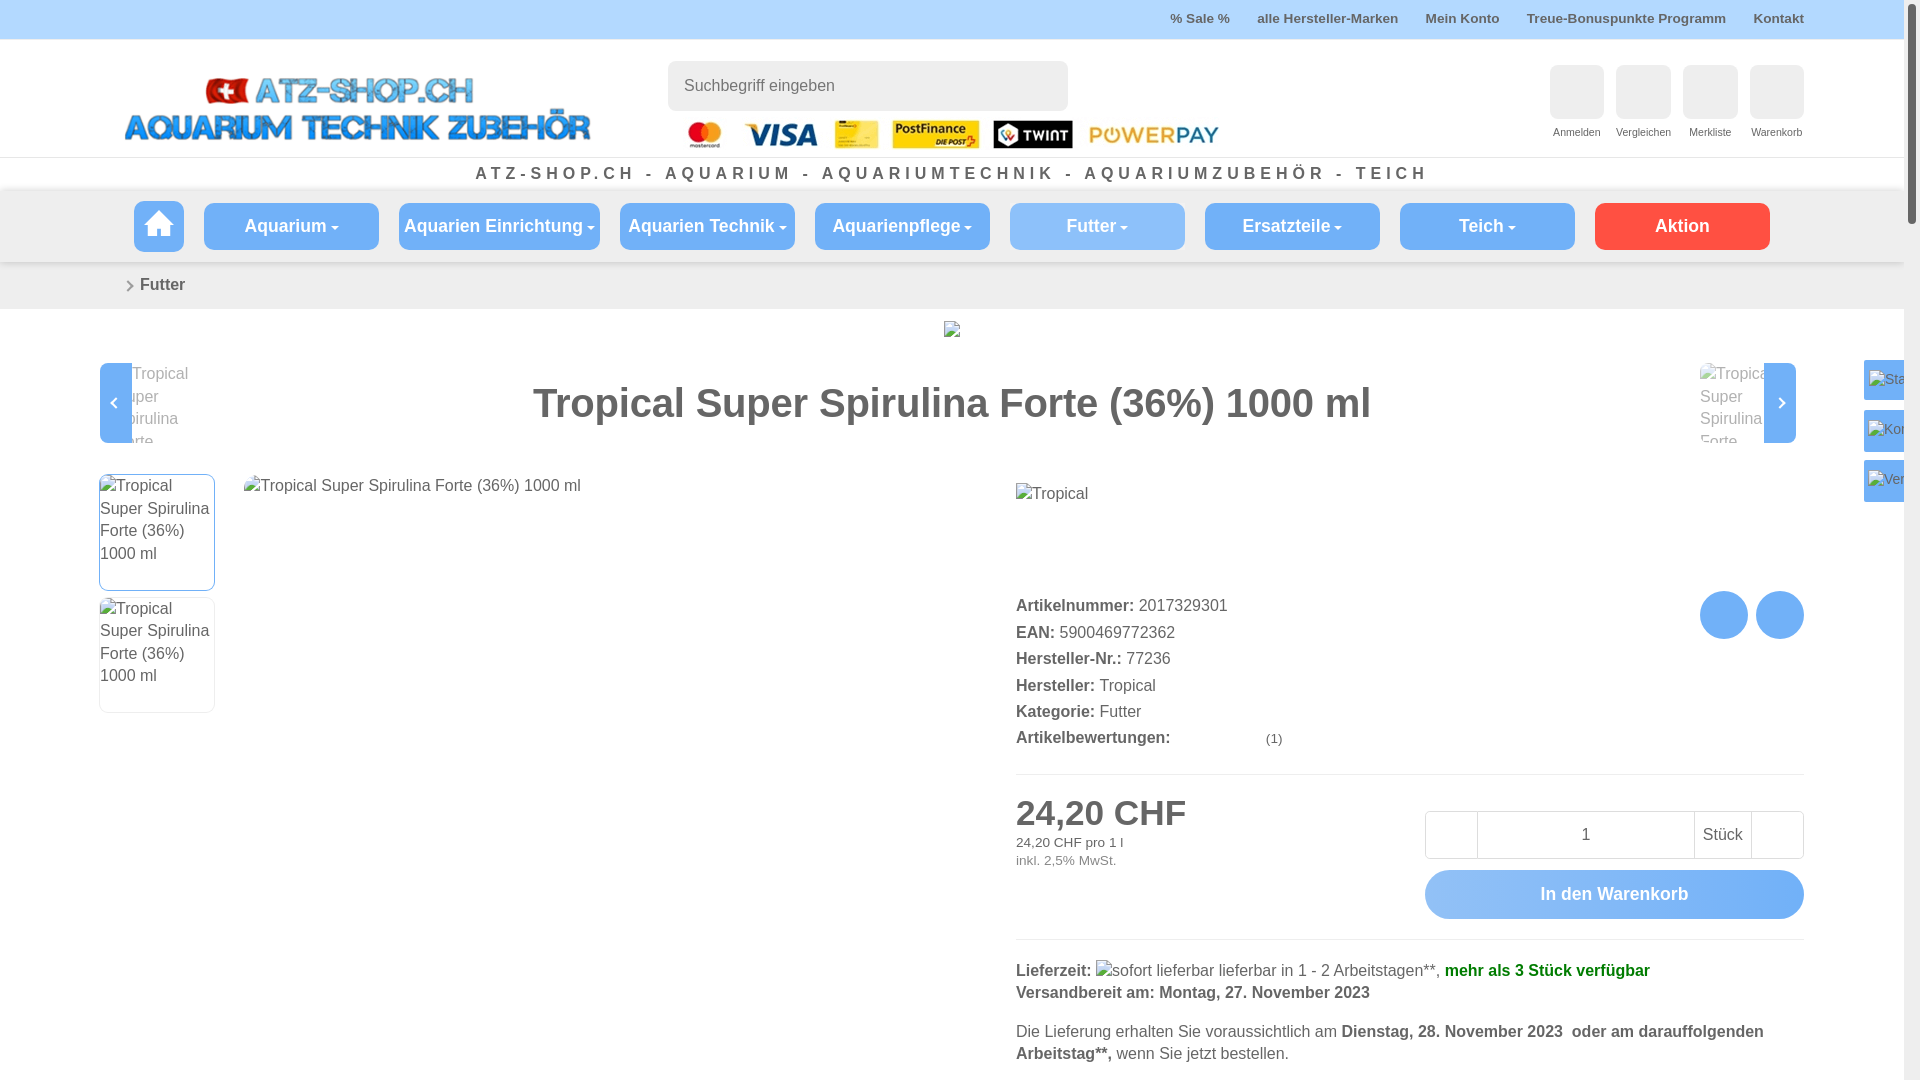  I want to click on 'Merkliste', so click(1708, 132).